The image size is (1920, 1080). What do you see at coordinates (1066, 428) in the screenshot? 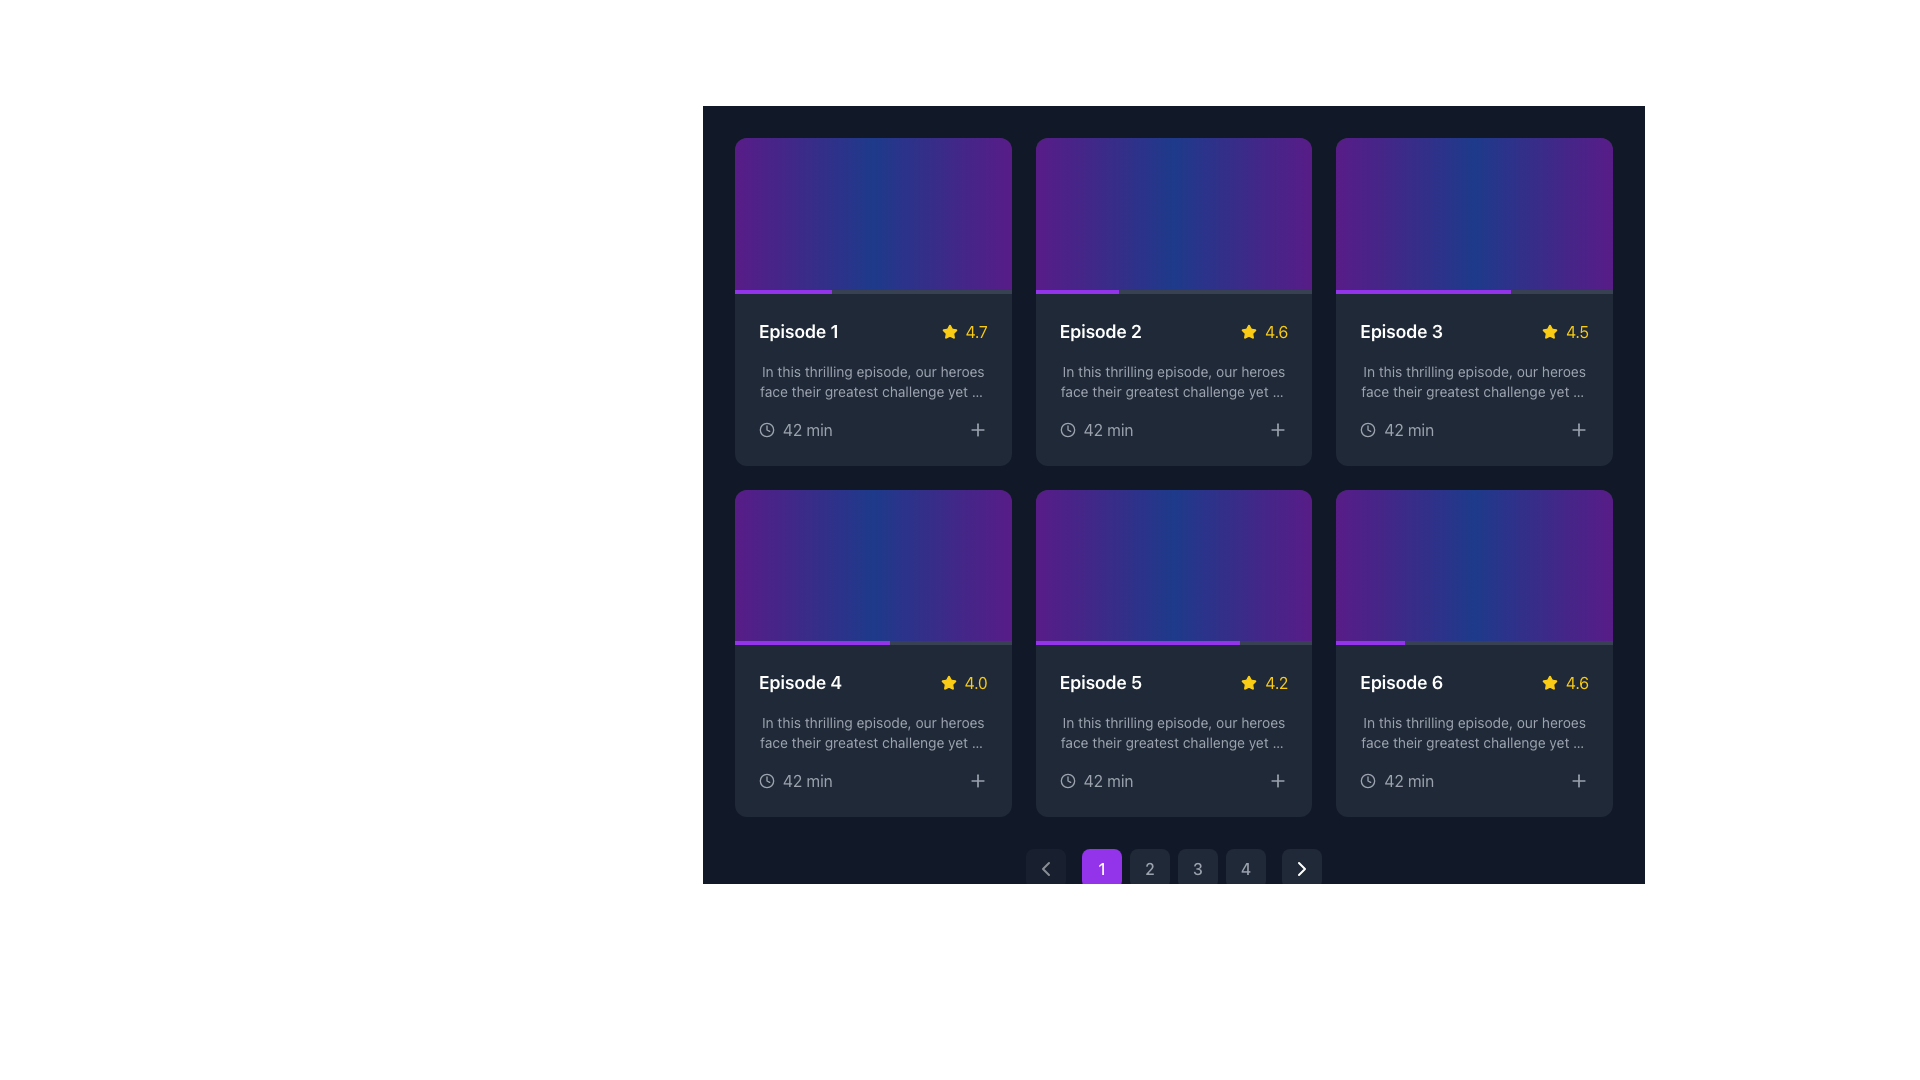
I see `the clock icon located in the bottom section of the Episode 2 card, positioned to the left of the '42 min' text` at bounding box center [1066, 428].